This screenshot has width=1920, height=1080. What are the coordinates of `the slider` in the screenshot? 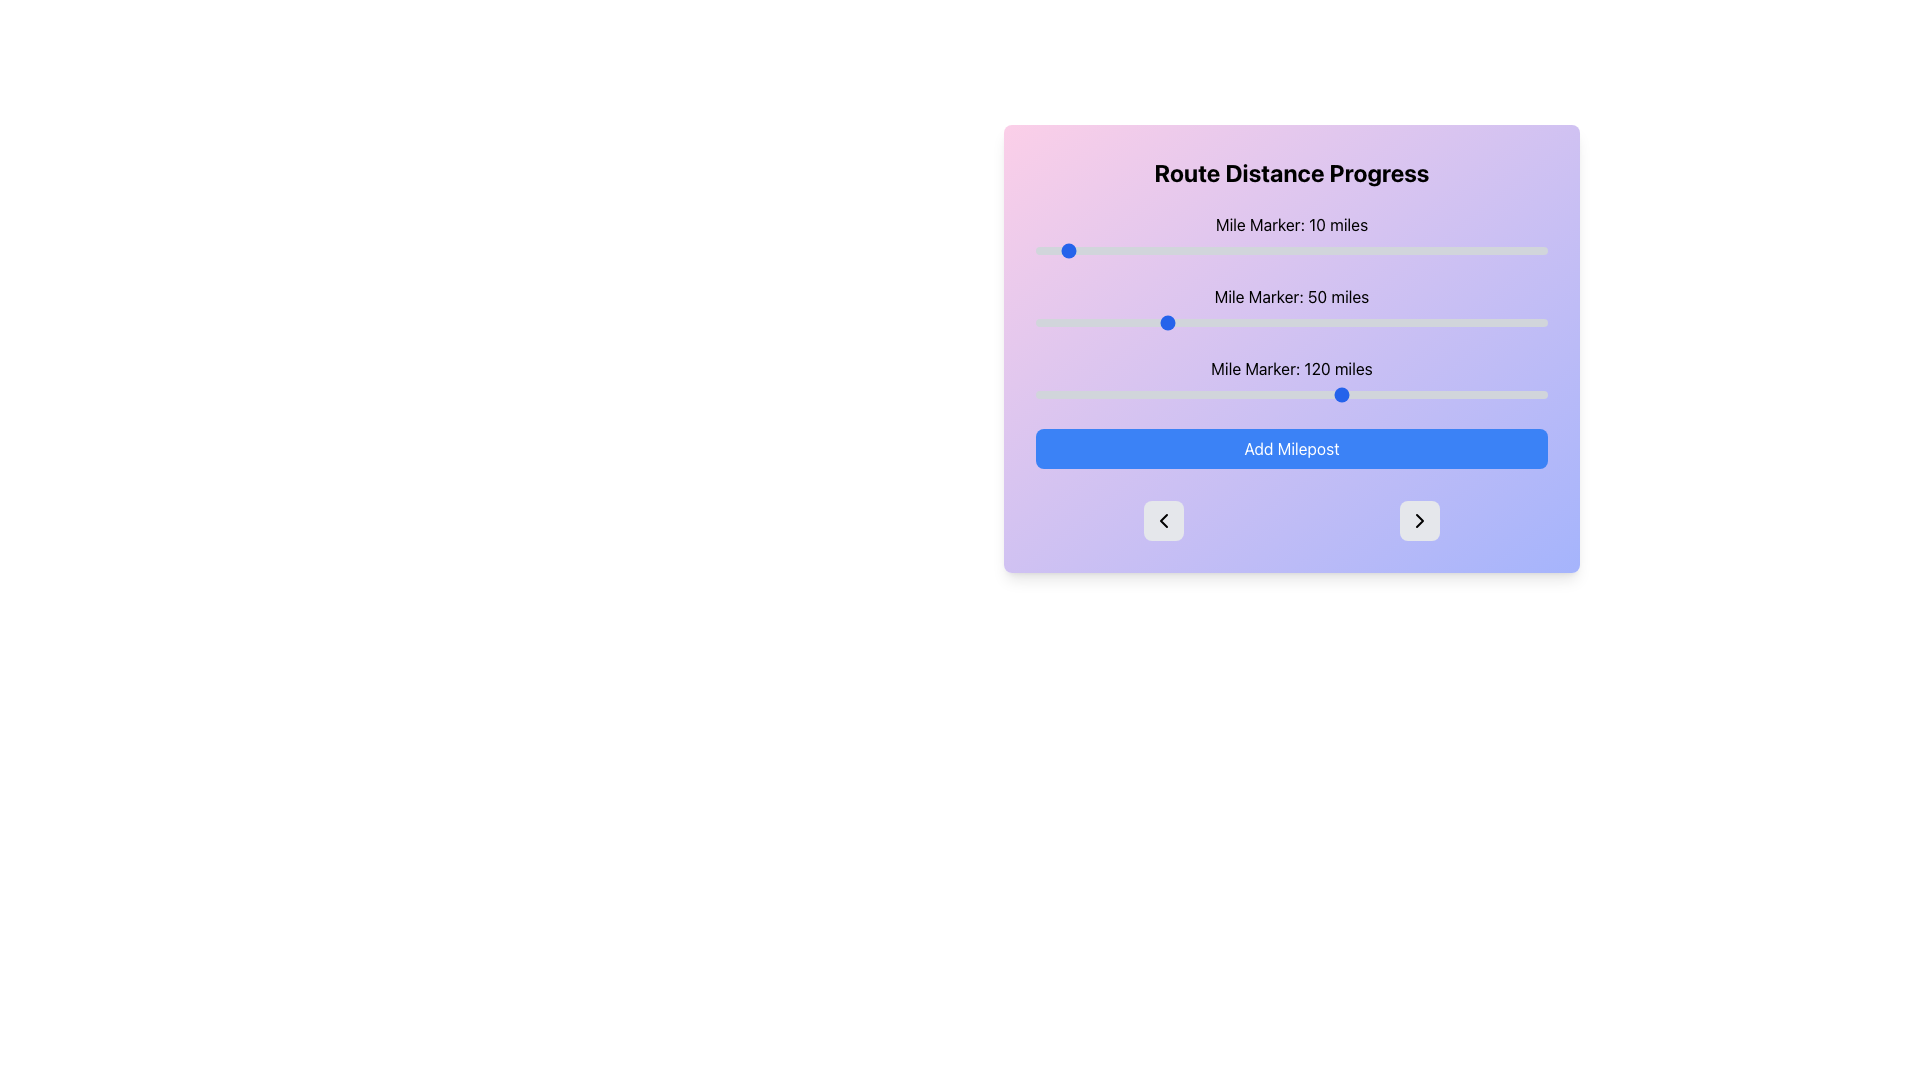 It's located at (1201, 249).